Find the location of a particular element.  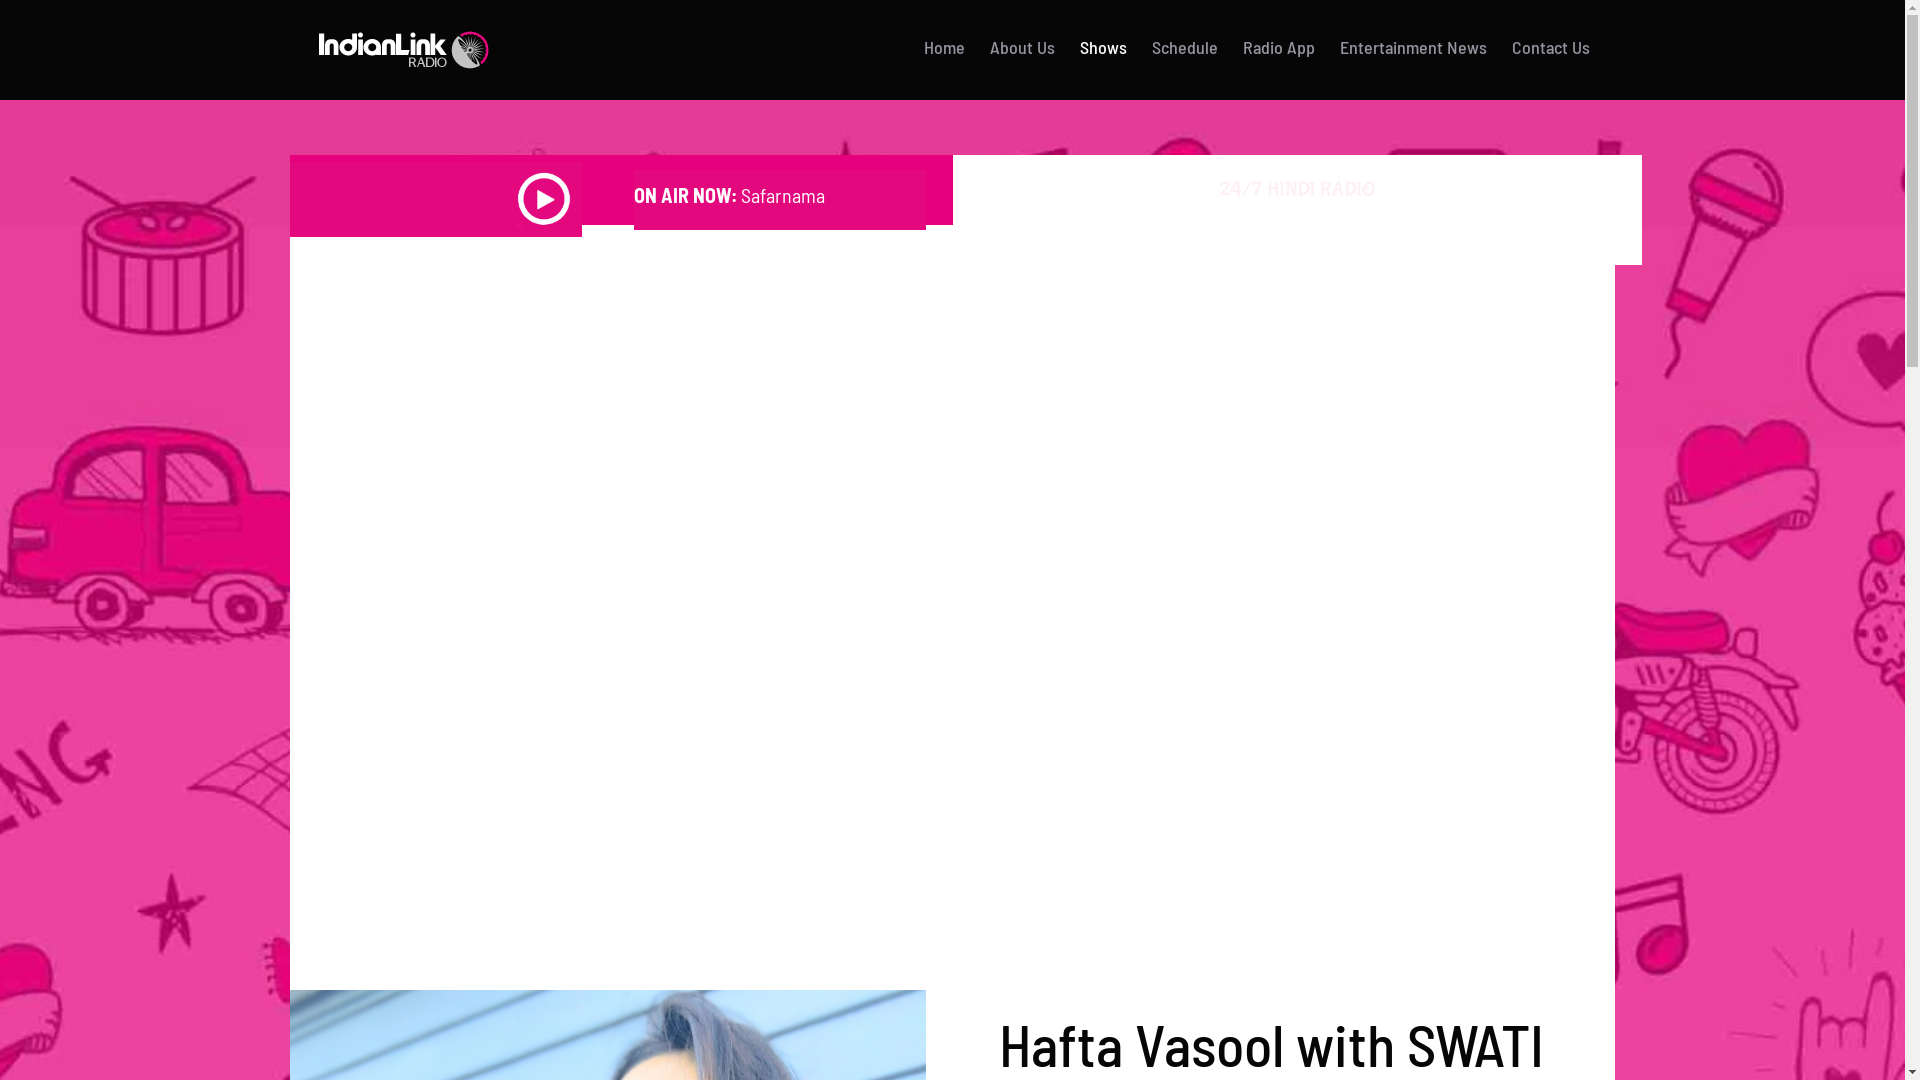

'Entertainment News' is located at coordinates (1412, 45).